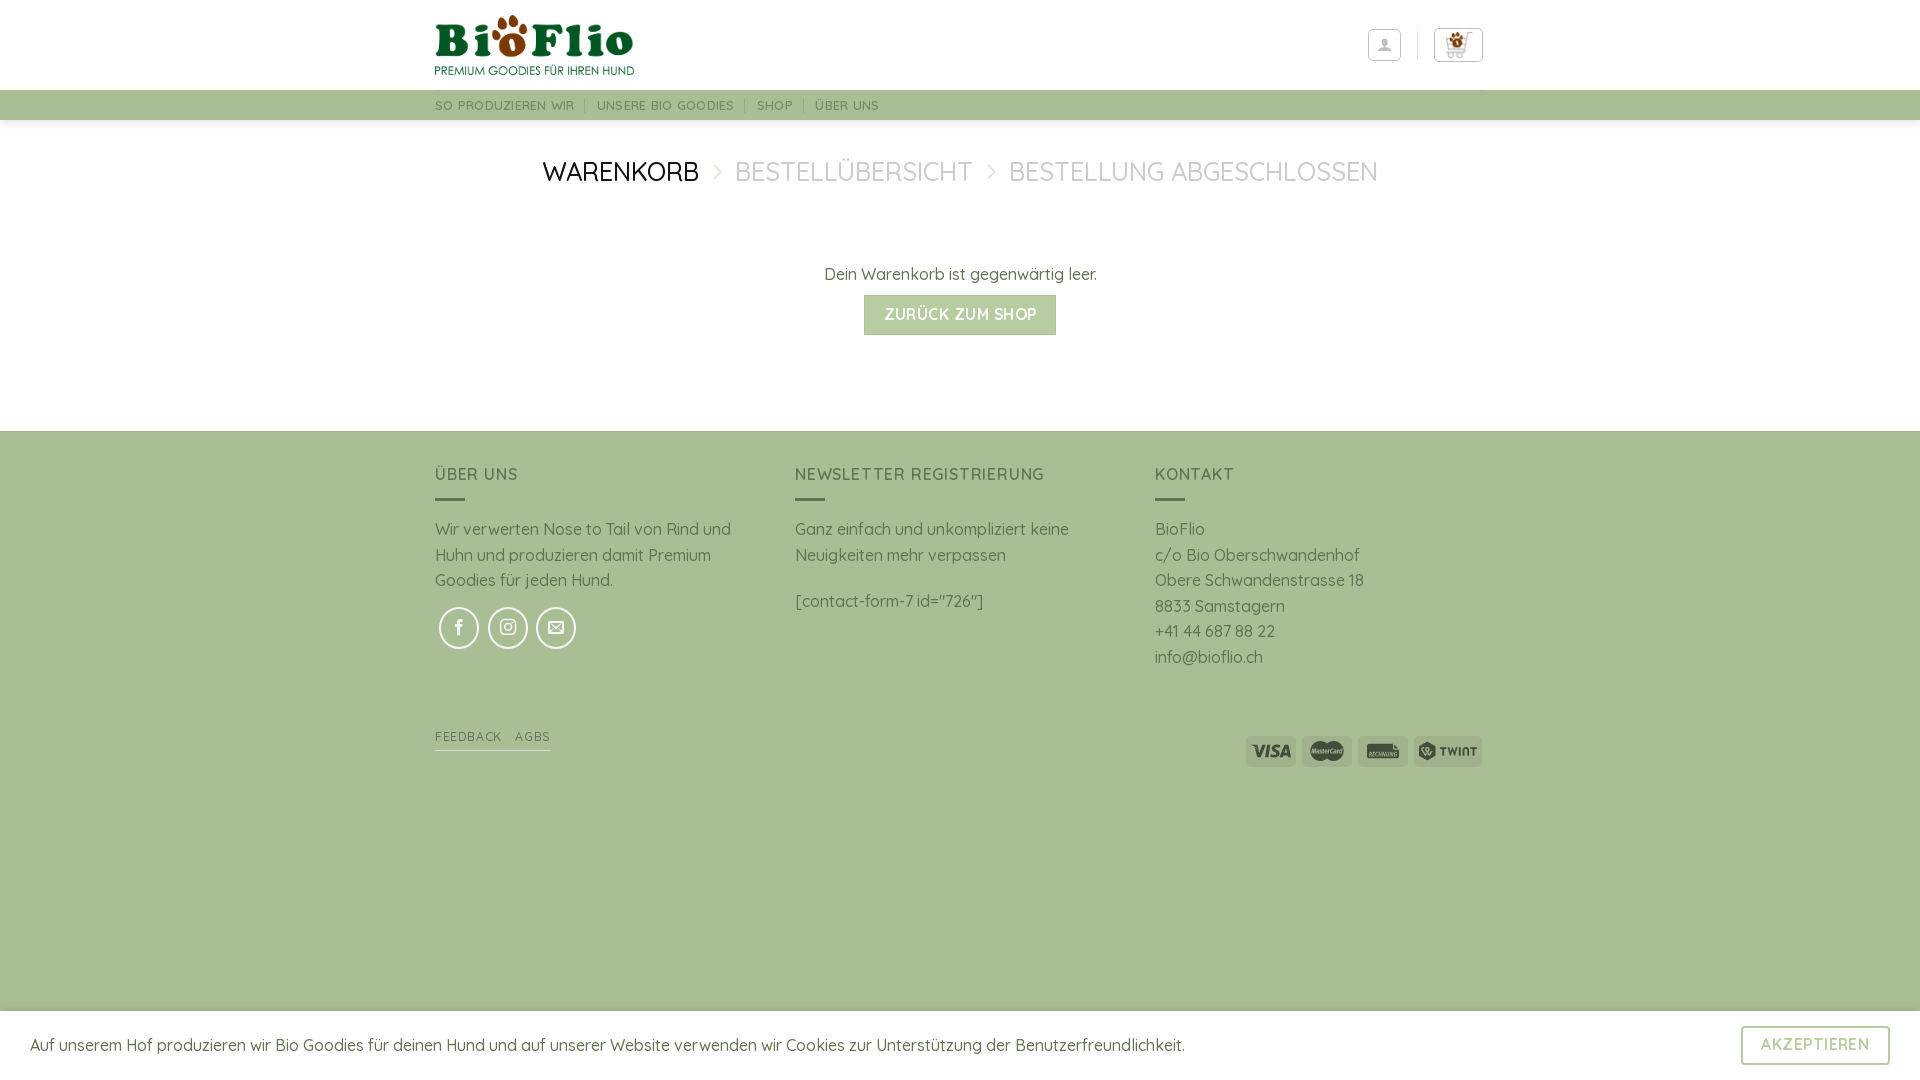  I want to click on 'Warenkorb', so click(1458, 45).